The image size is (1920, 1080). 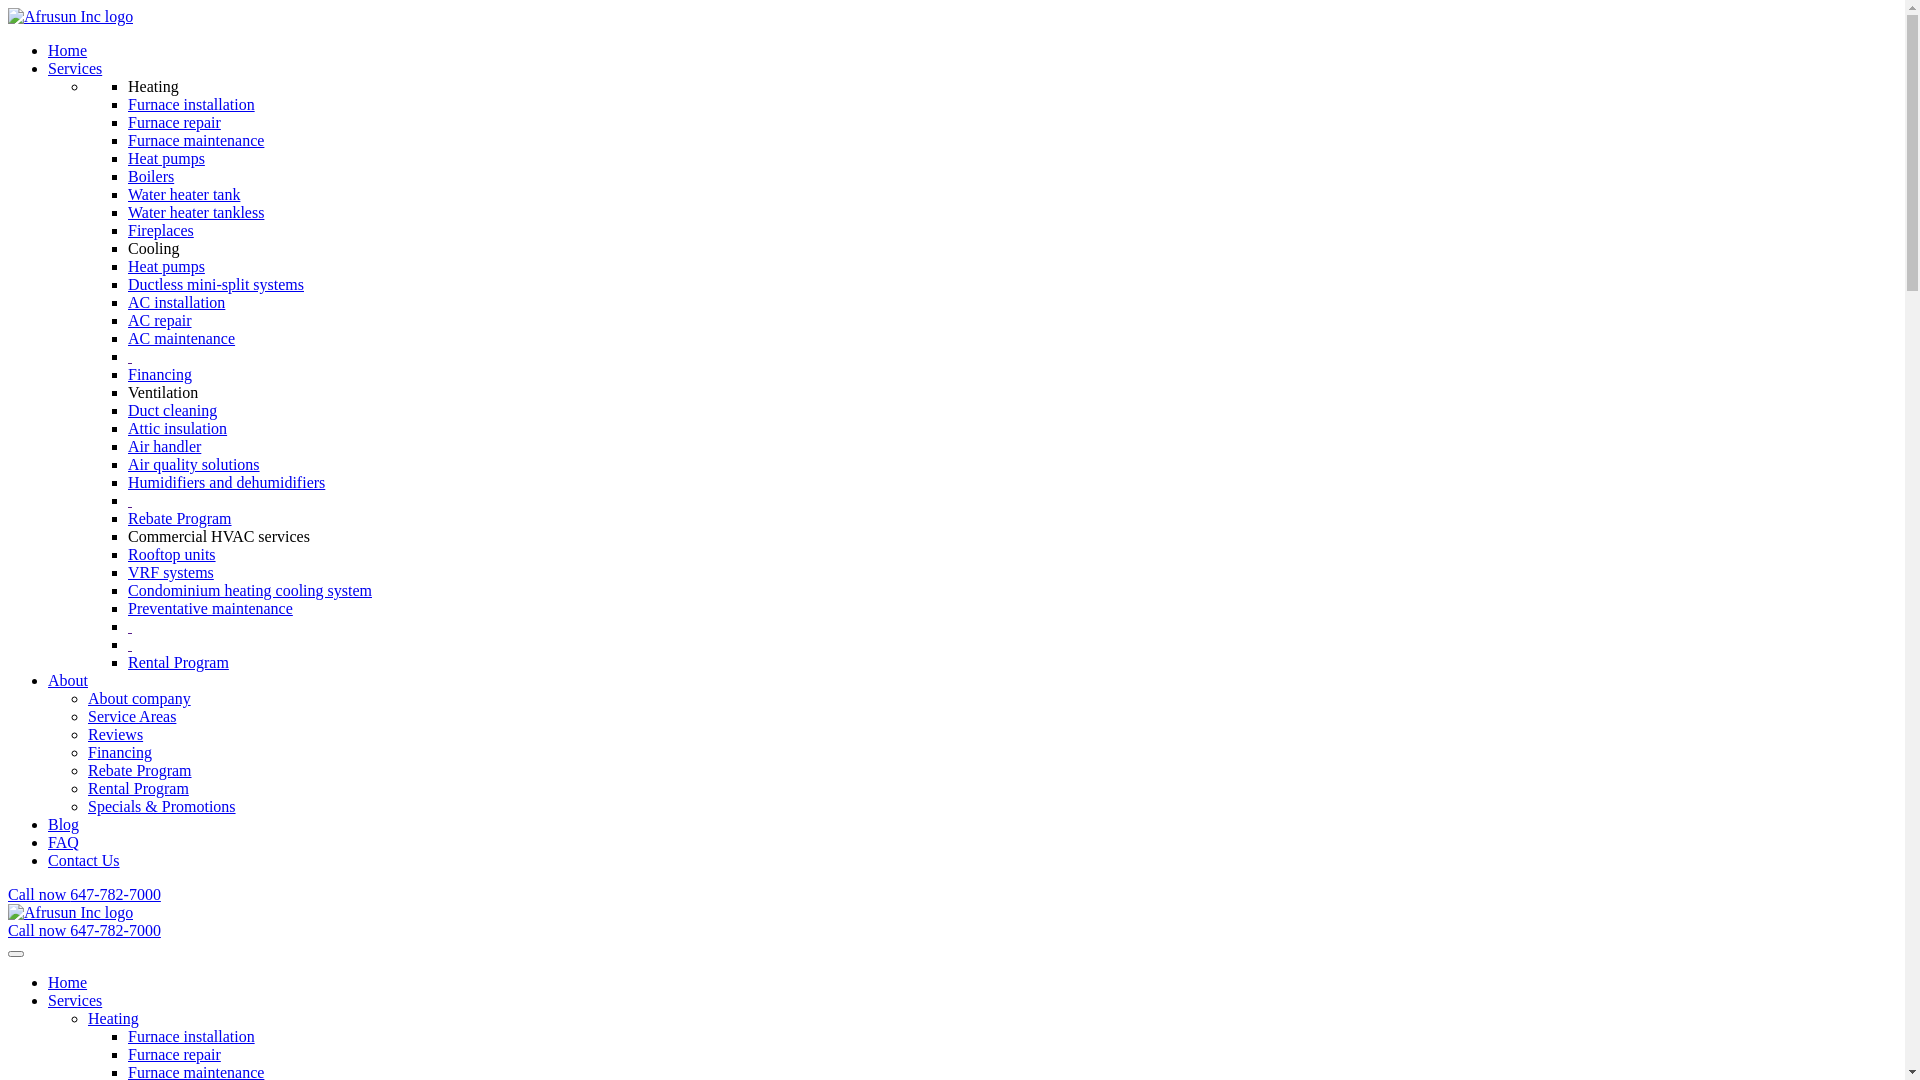 What do you see at coordinates (172, 409) in the screenshot?
I see `'Duct cleaning'` at bounding box center [172, 409].